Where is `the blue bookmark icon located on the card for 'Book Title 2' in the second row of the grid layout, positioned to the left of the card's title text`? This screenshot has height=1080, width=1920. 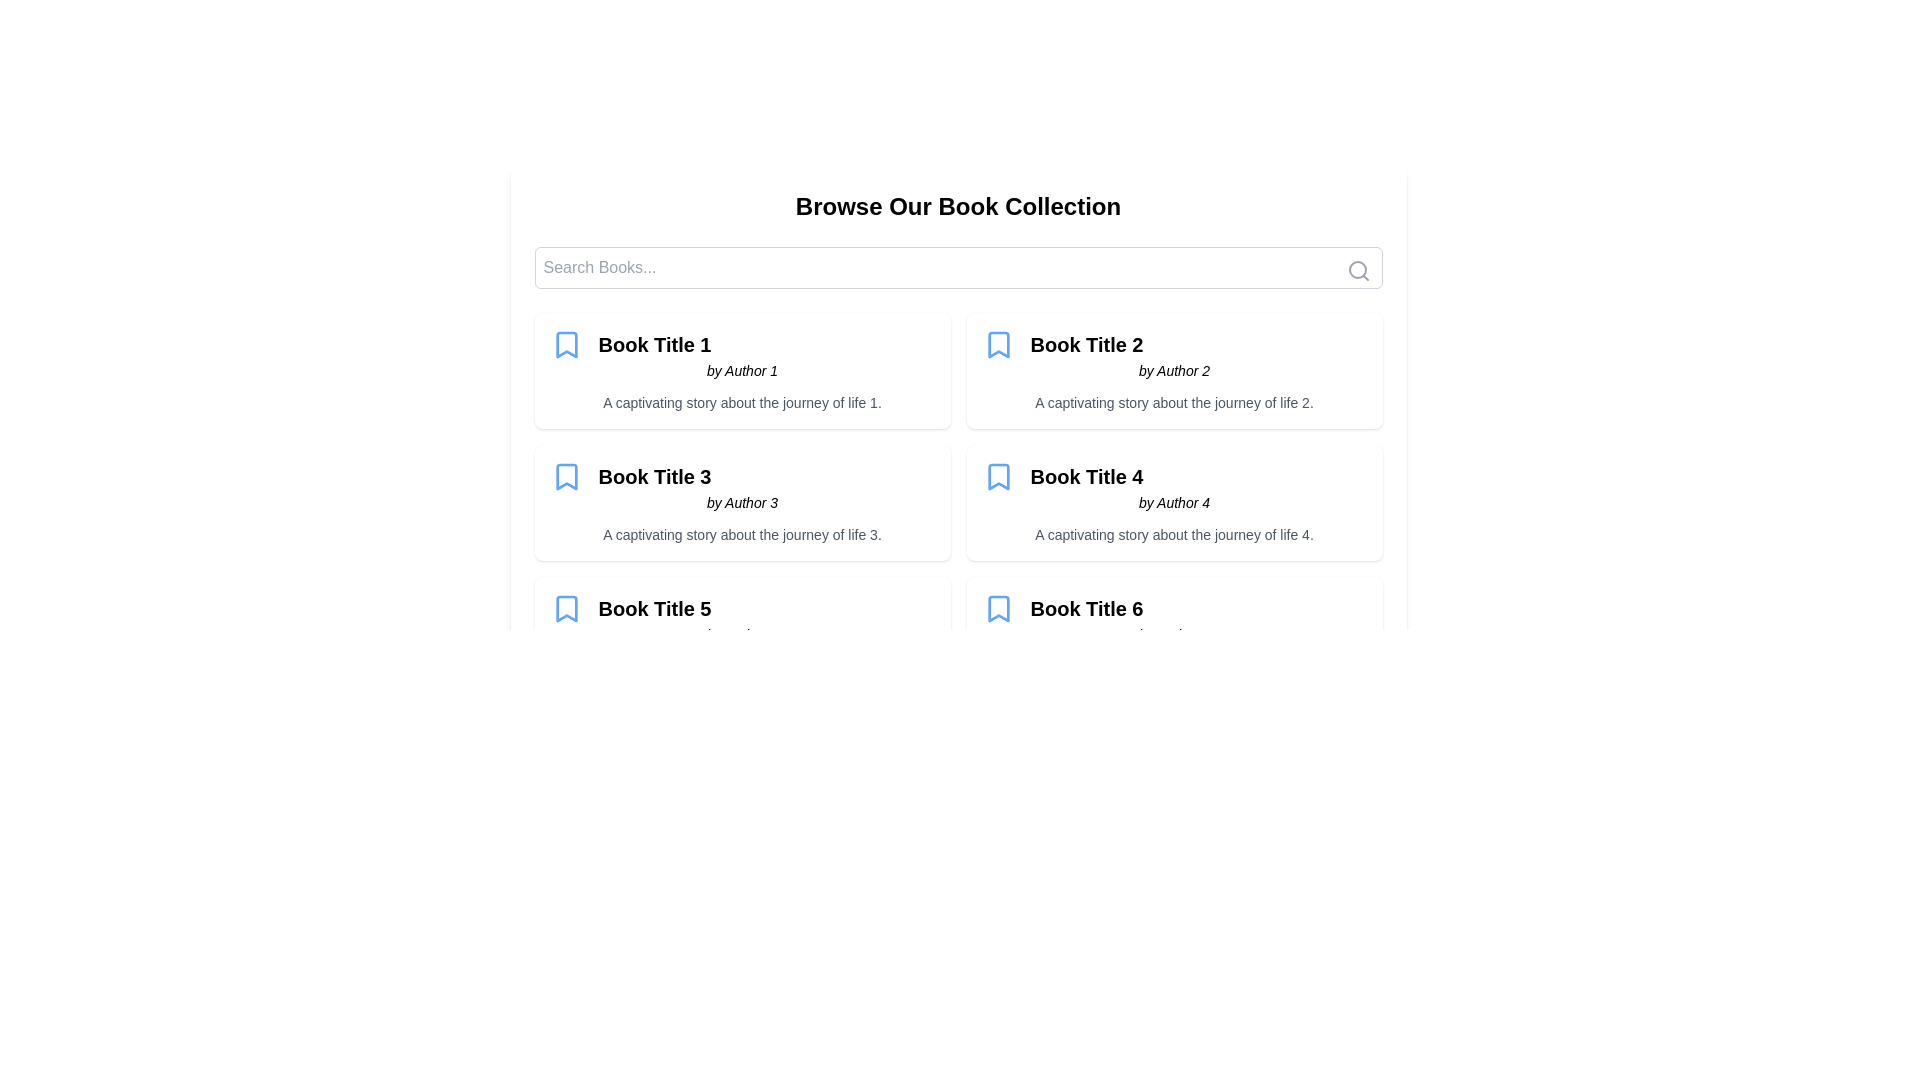 the blue bookmark icon located on the card for 'Book Title 2' in the second row of the grid layout, positioned to the left of the card's title text is located at coordinates (998, 343).